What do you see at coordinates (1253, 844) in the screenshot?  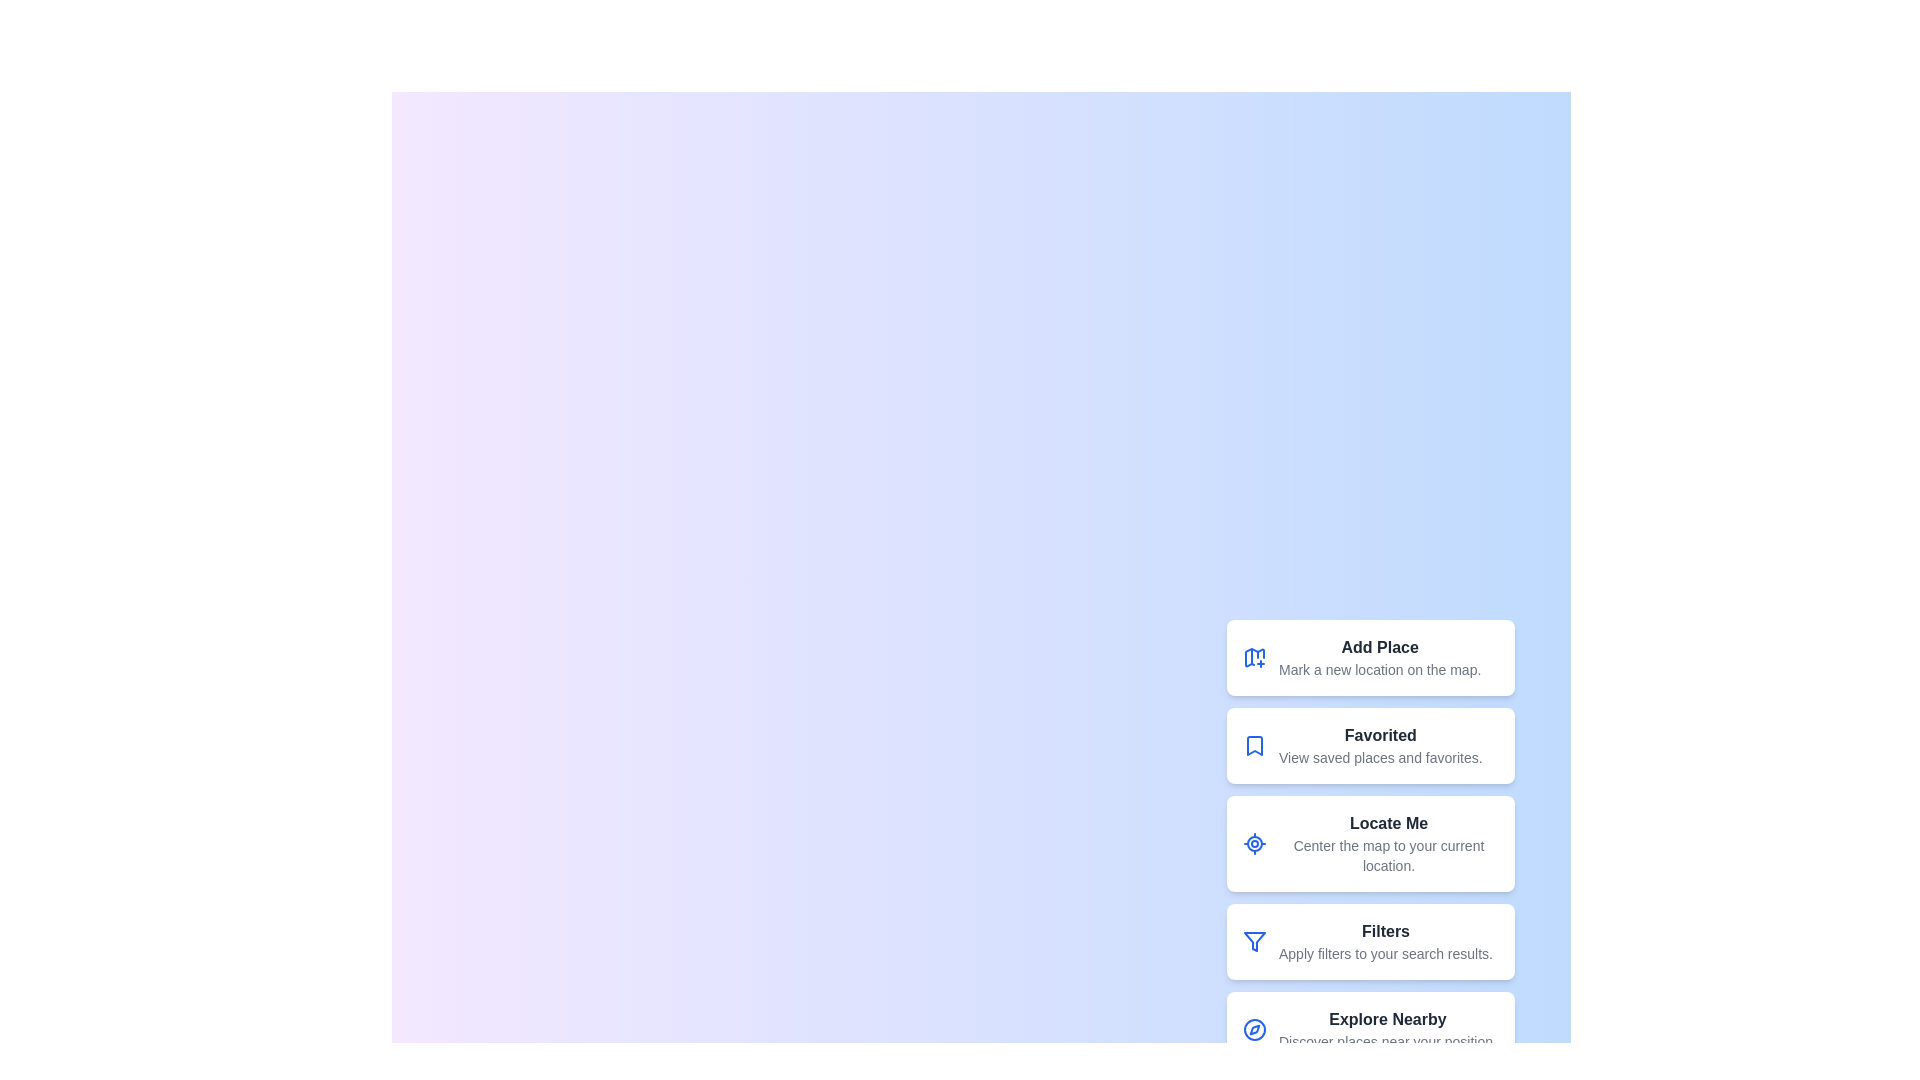 I see `the 'Locate Me' button to center the map to the user's current location` at bounding box center [1253, 844].